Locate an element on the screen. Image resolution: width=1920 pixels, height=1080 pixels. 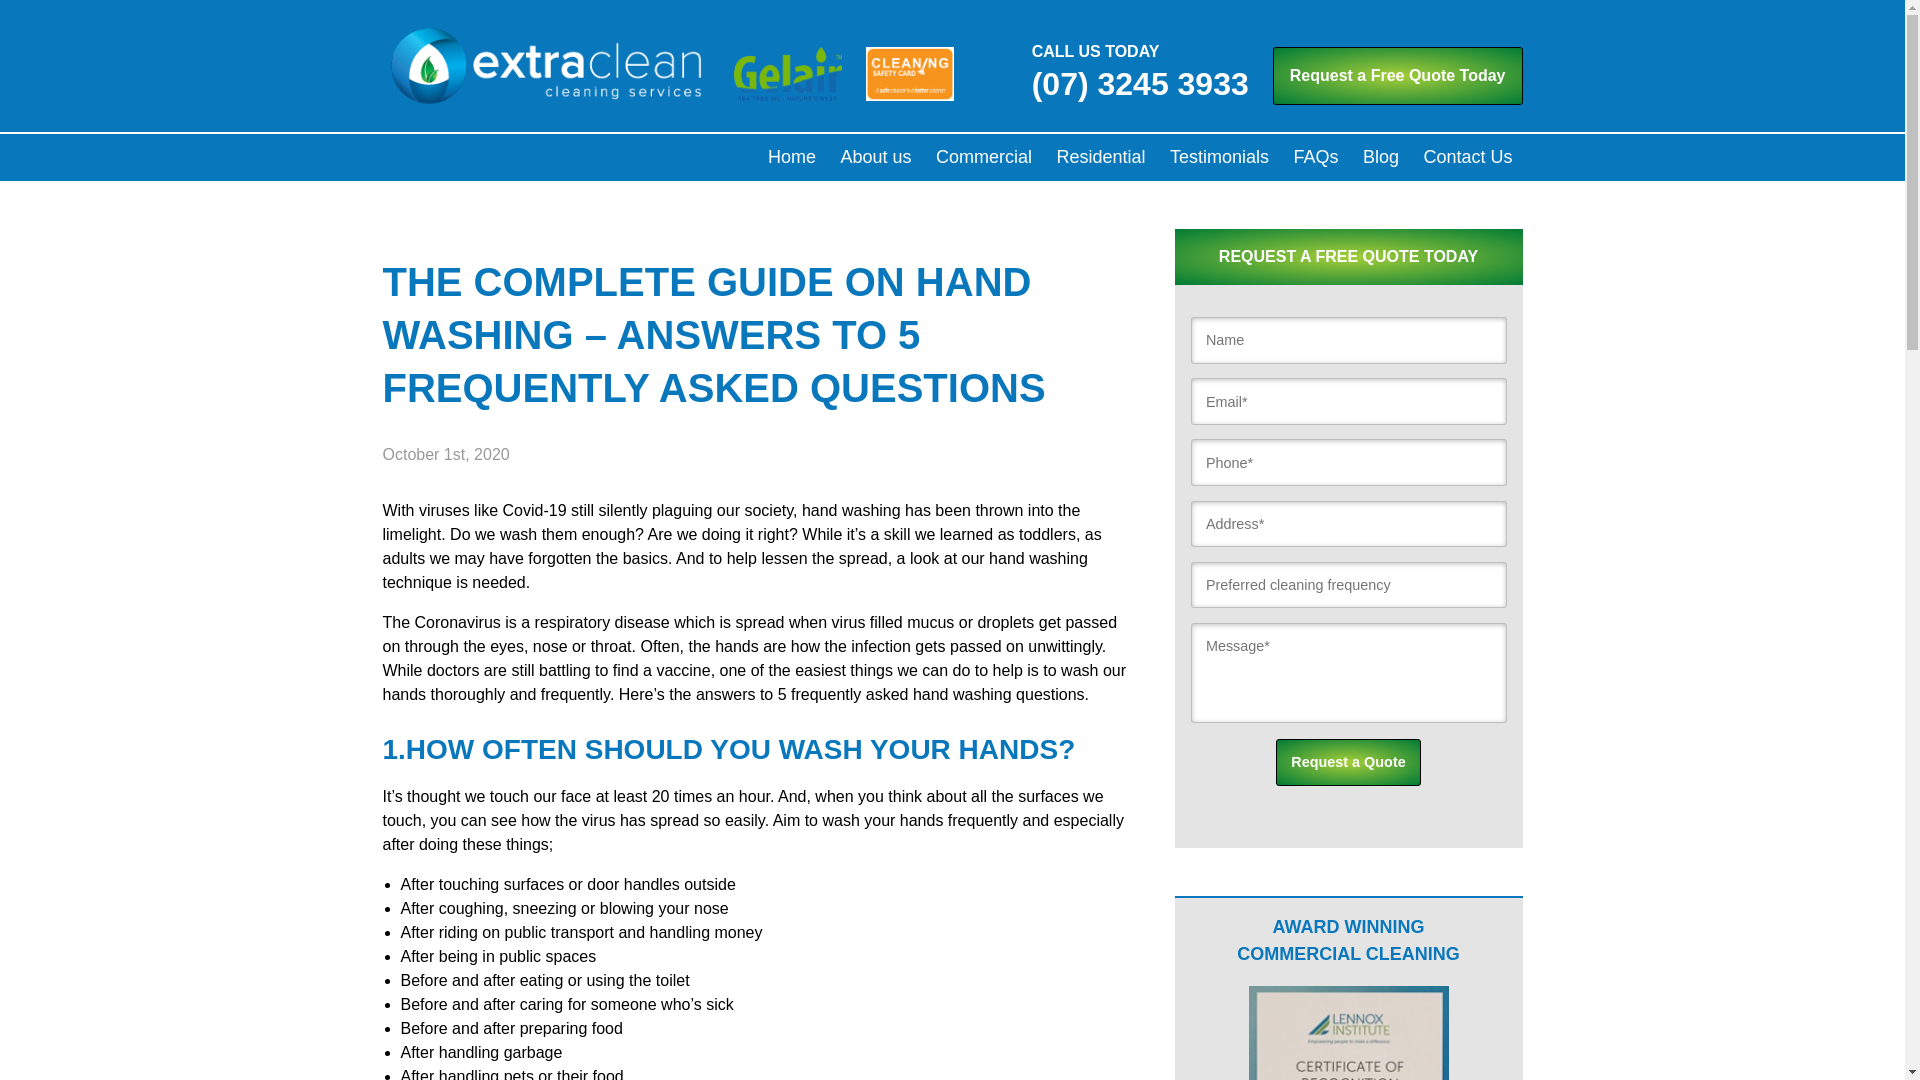
'Testimonials' is located at coordinates (1218, 156).